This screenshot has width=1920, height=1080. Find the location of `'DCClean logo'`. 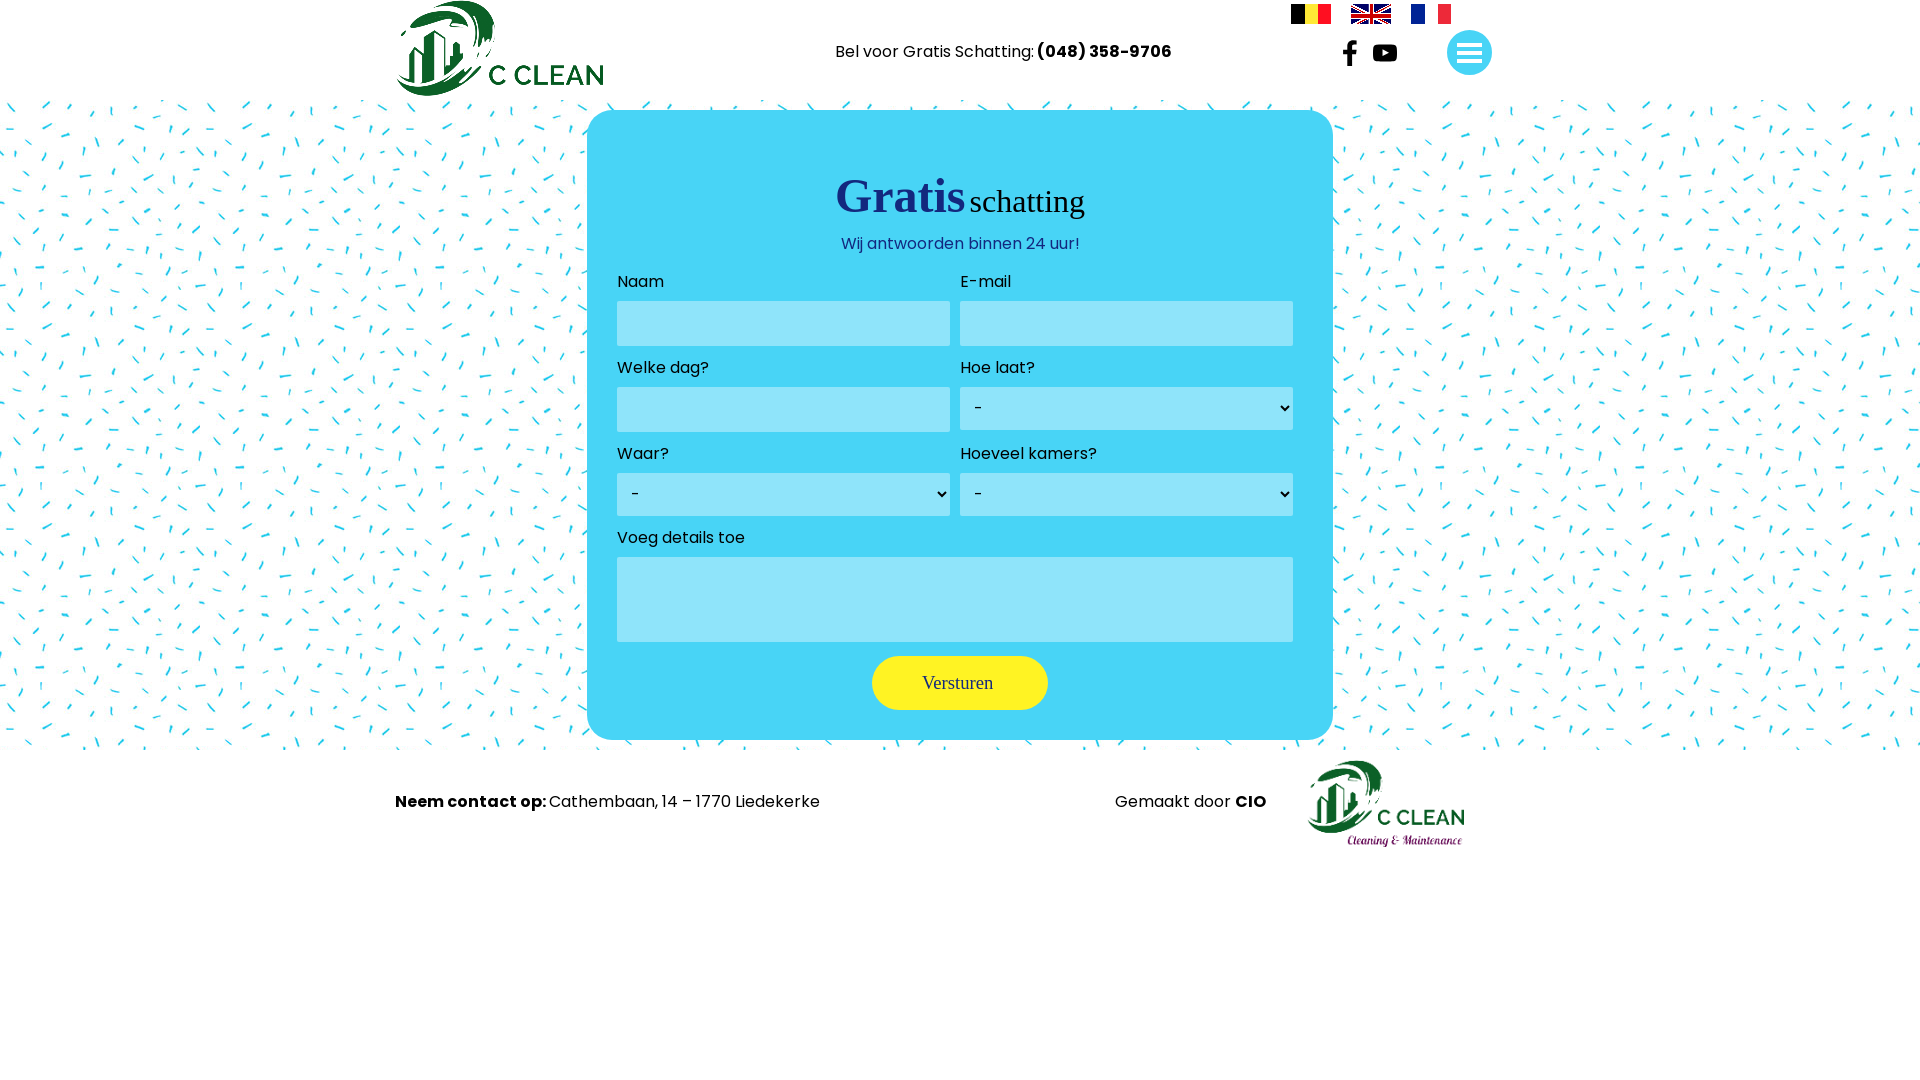

'DCClean logo' is located at coordinates (499, 46).